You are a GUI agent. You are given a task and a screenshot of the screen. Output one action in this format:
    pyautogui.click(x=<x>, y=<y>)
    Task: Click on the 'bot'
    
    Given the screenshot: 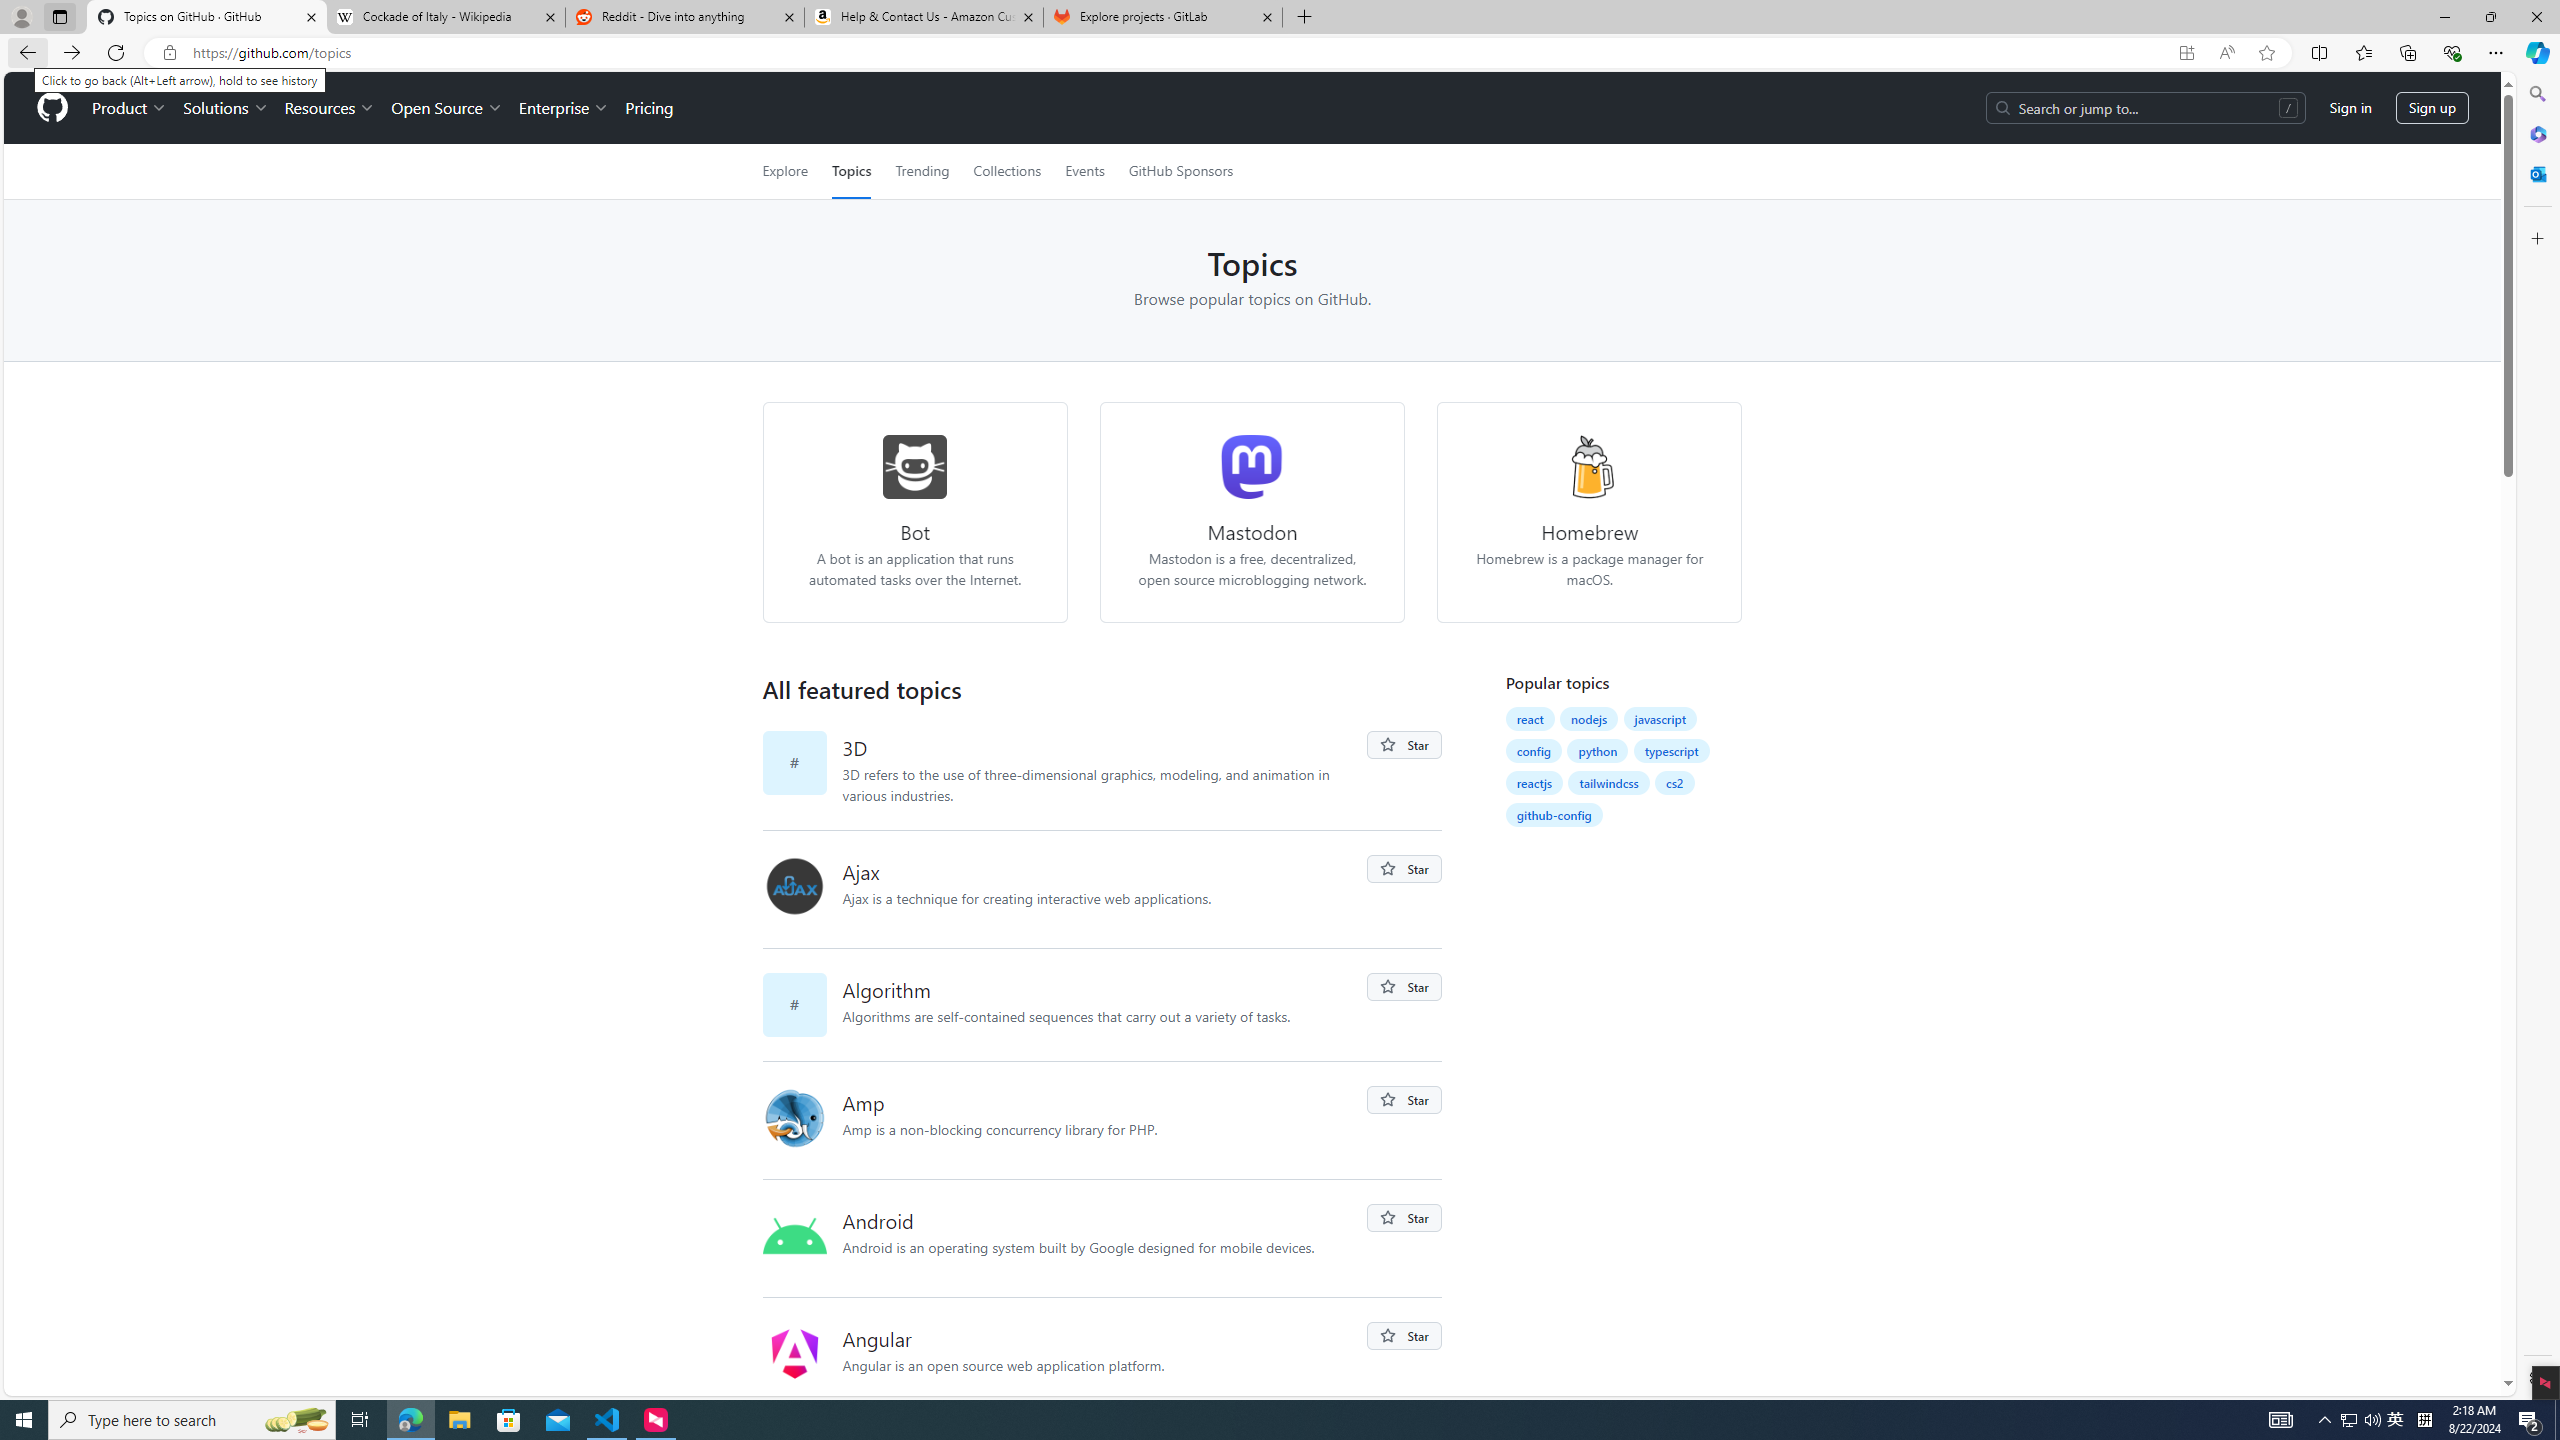 What is the action you would take?
    pyautogui.click(x=914, y=467)
    